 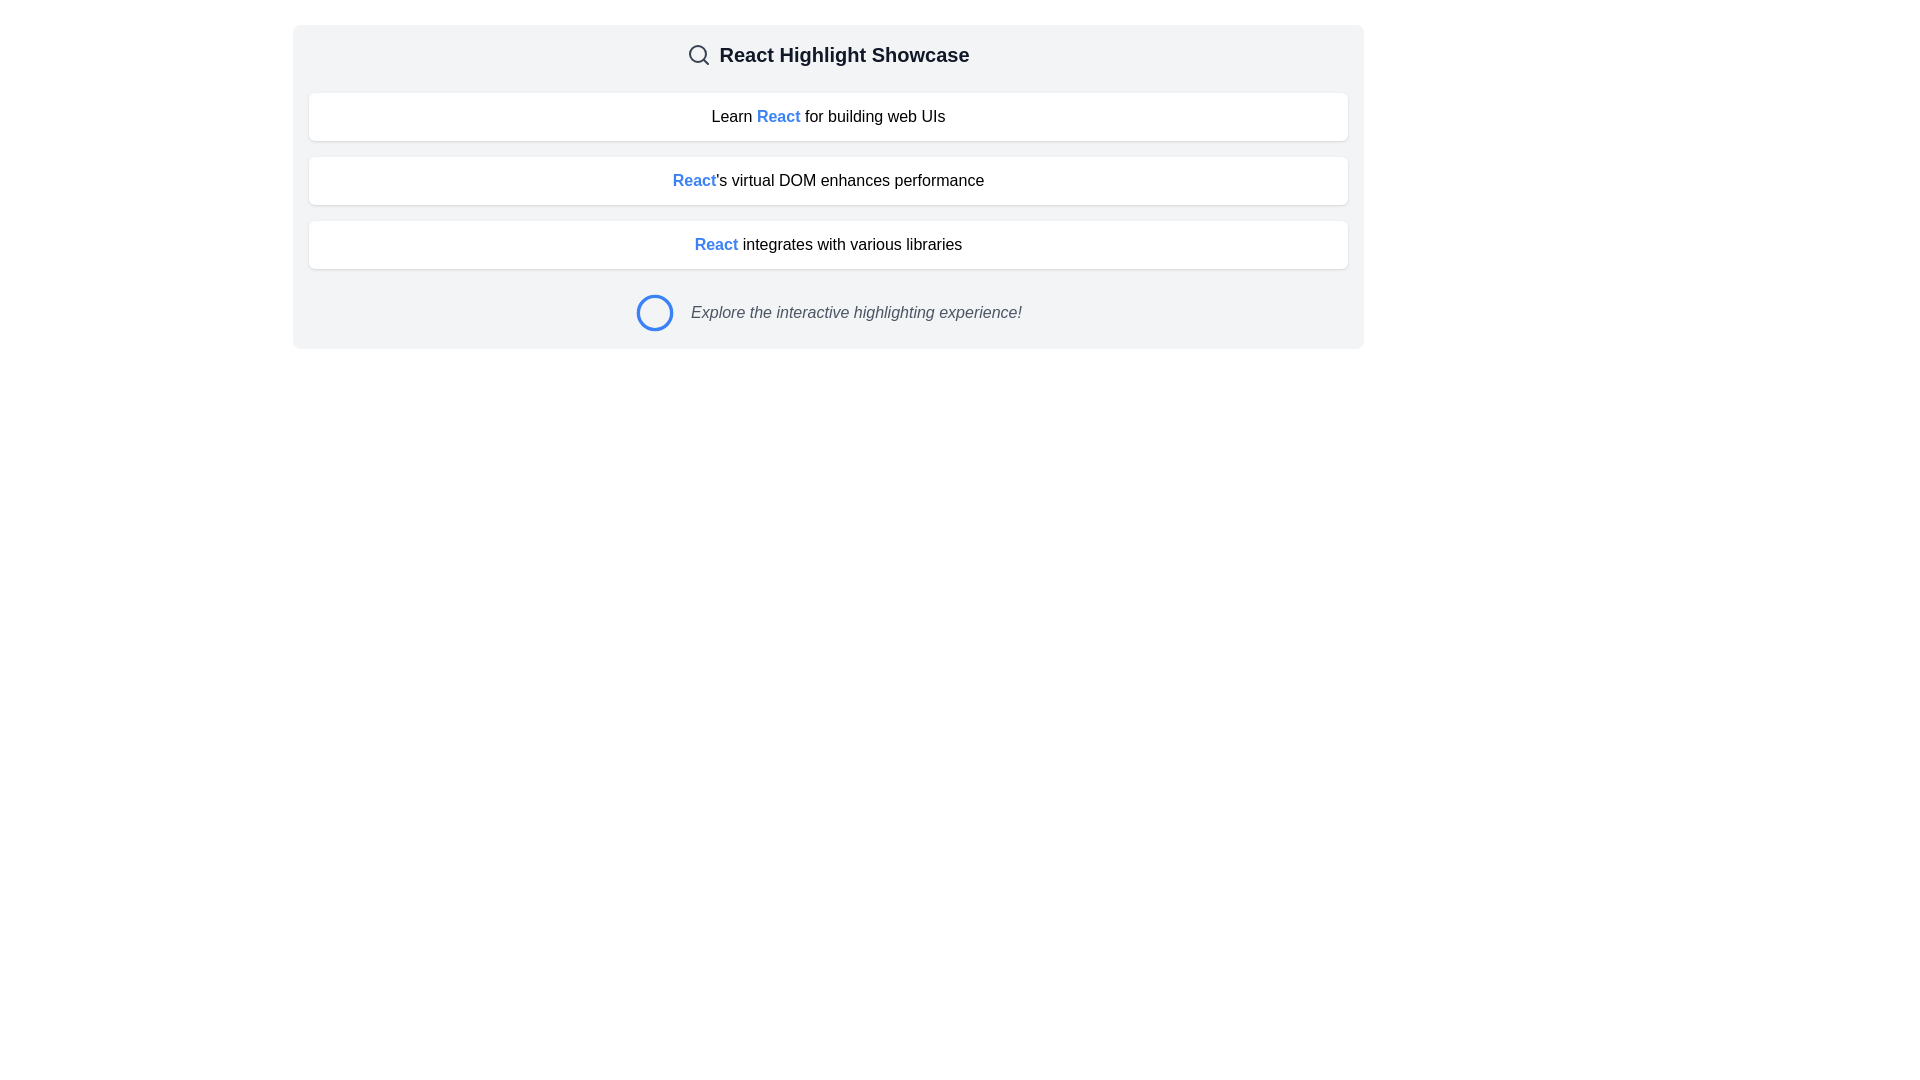 What do you see at coordinates (694, 180) in the screenshot?
I see `the bold blue text 'React' which is the first word in the sentence 'React's virtual DOM enhances performance', located at the center of the second list item` at bounding box center [694, 180].